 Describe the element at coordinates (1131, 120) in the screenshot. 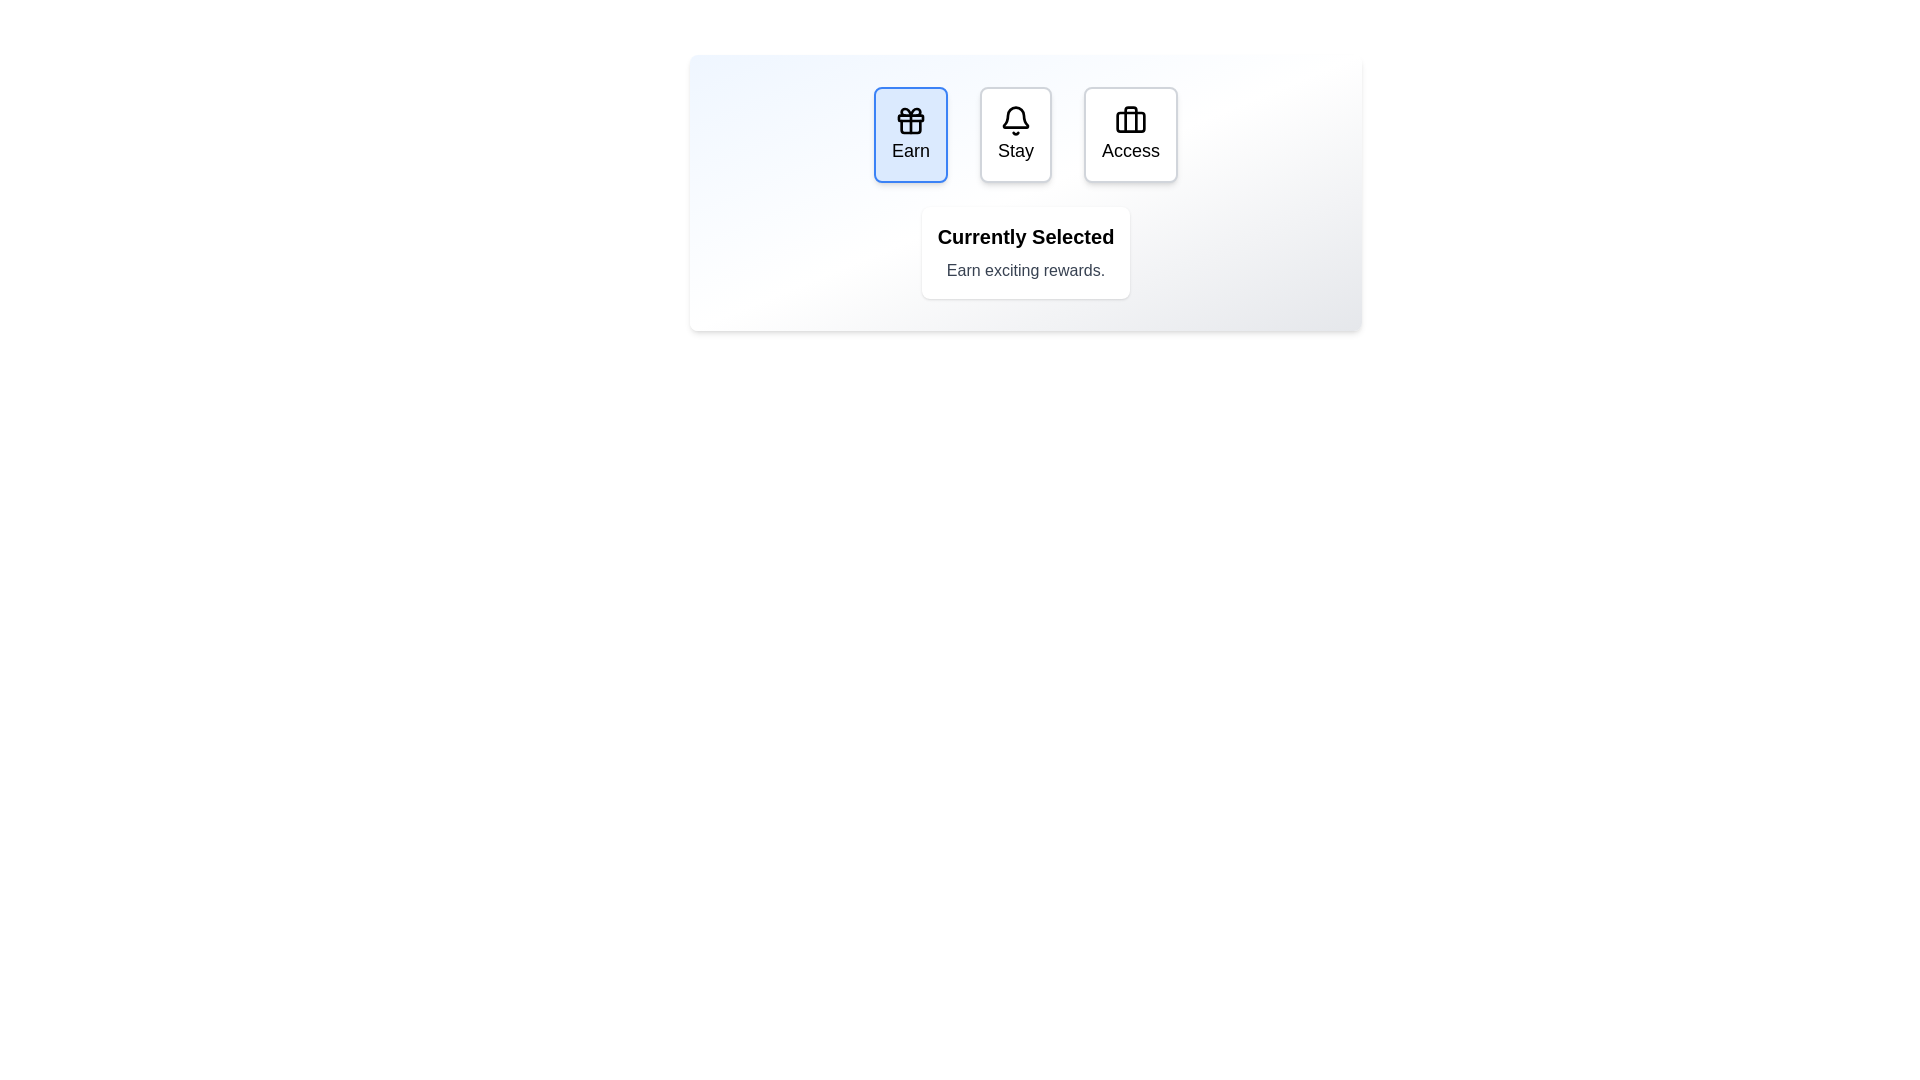

I see `the briefcase icon located in the 'Access' card, which is the third card in a horizontal row of three interactive cards` at that location.